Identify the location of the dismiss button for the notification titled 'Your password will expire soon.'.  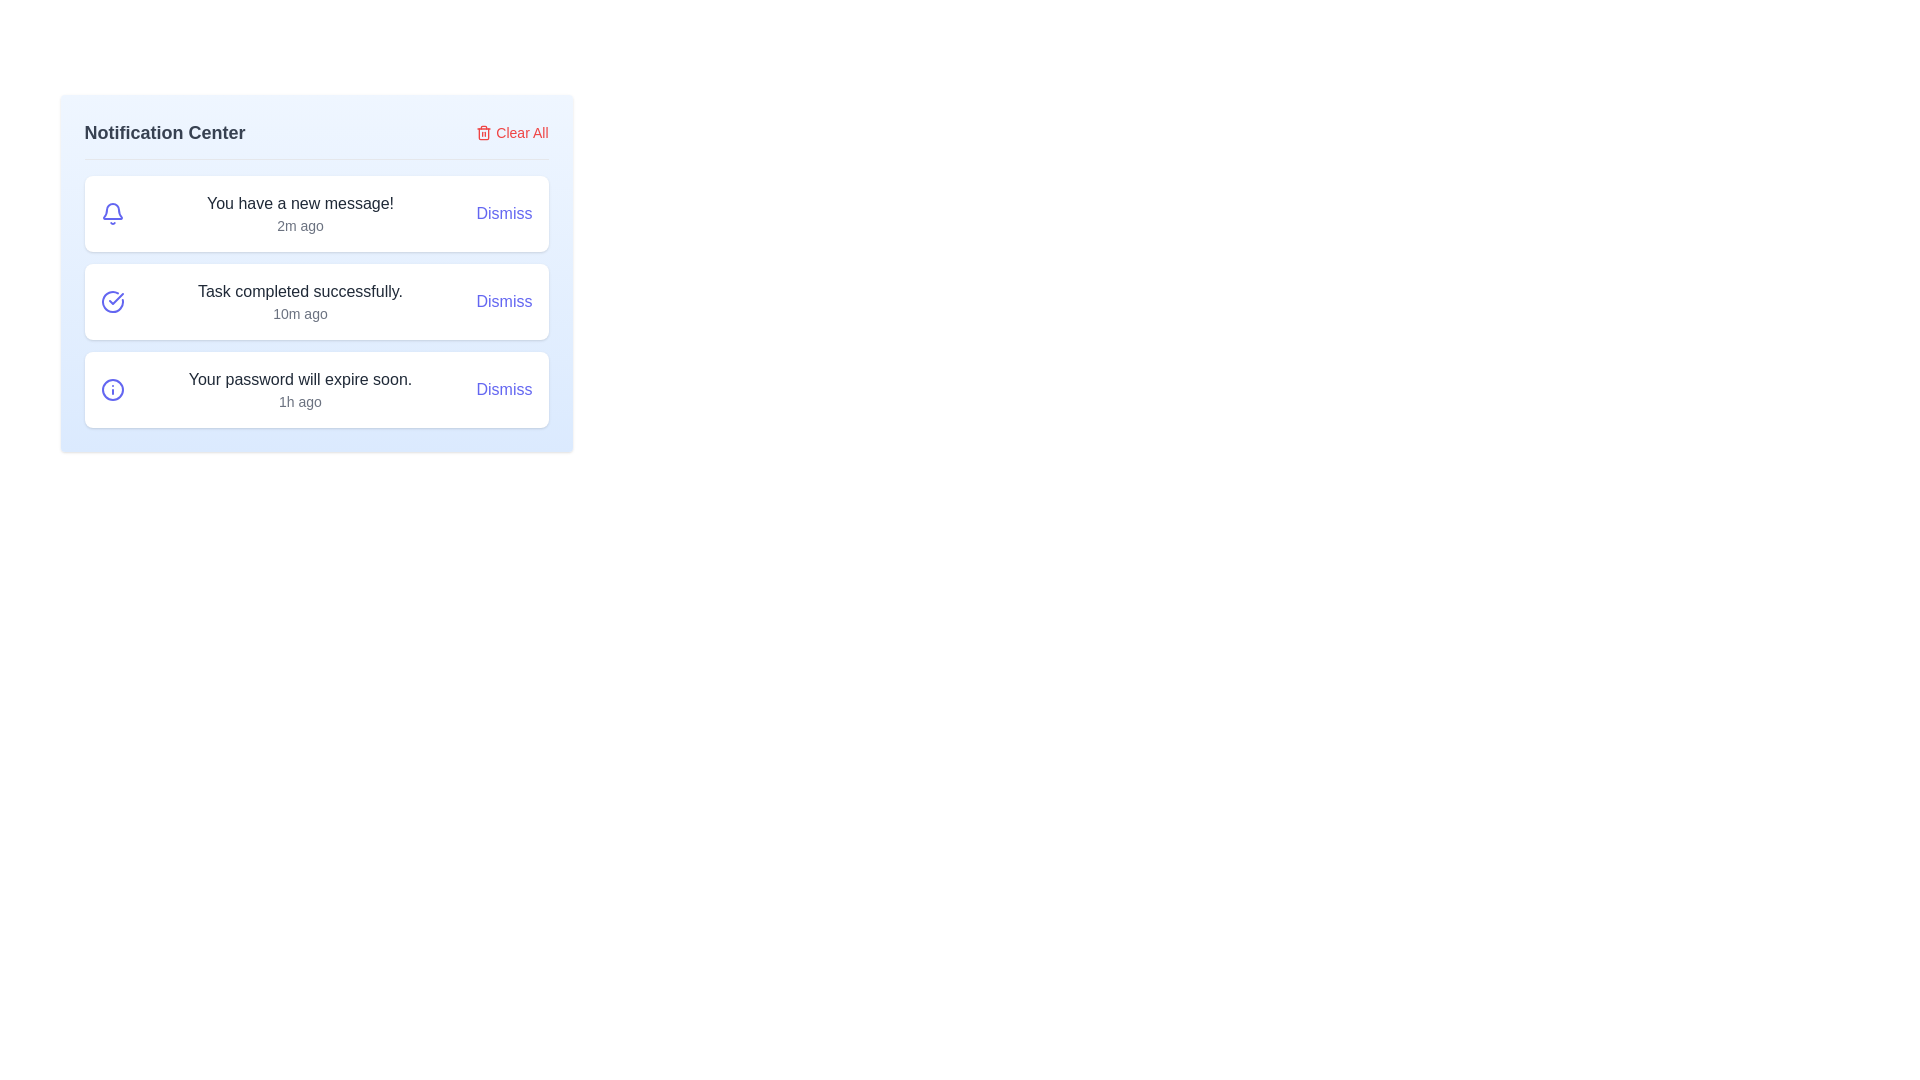
(504, 389).